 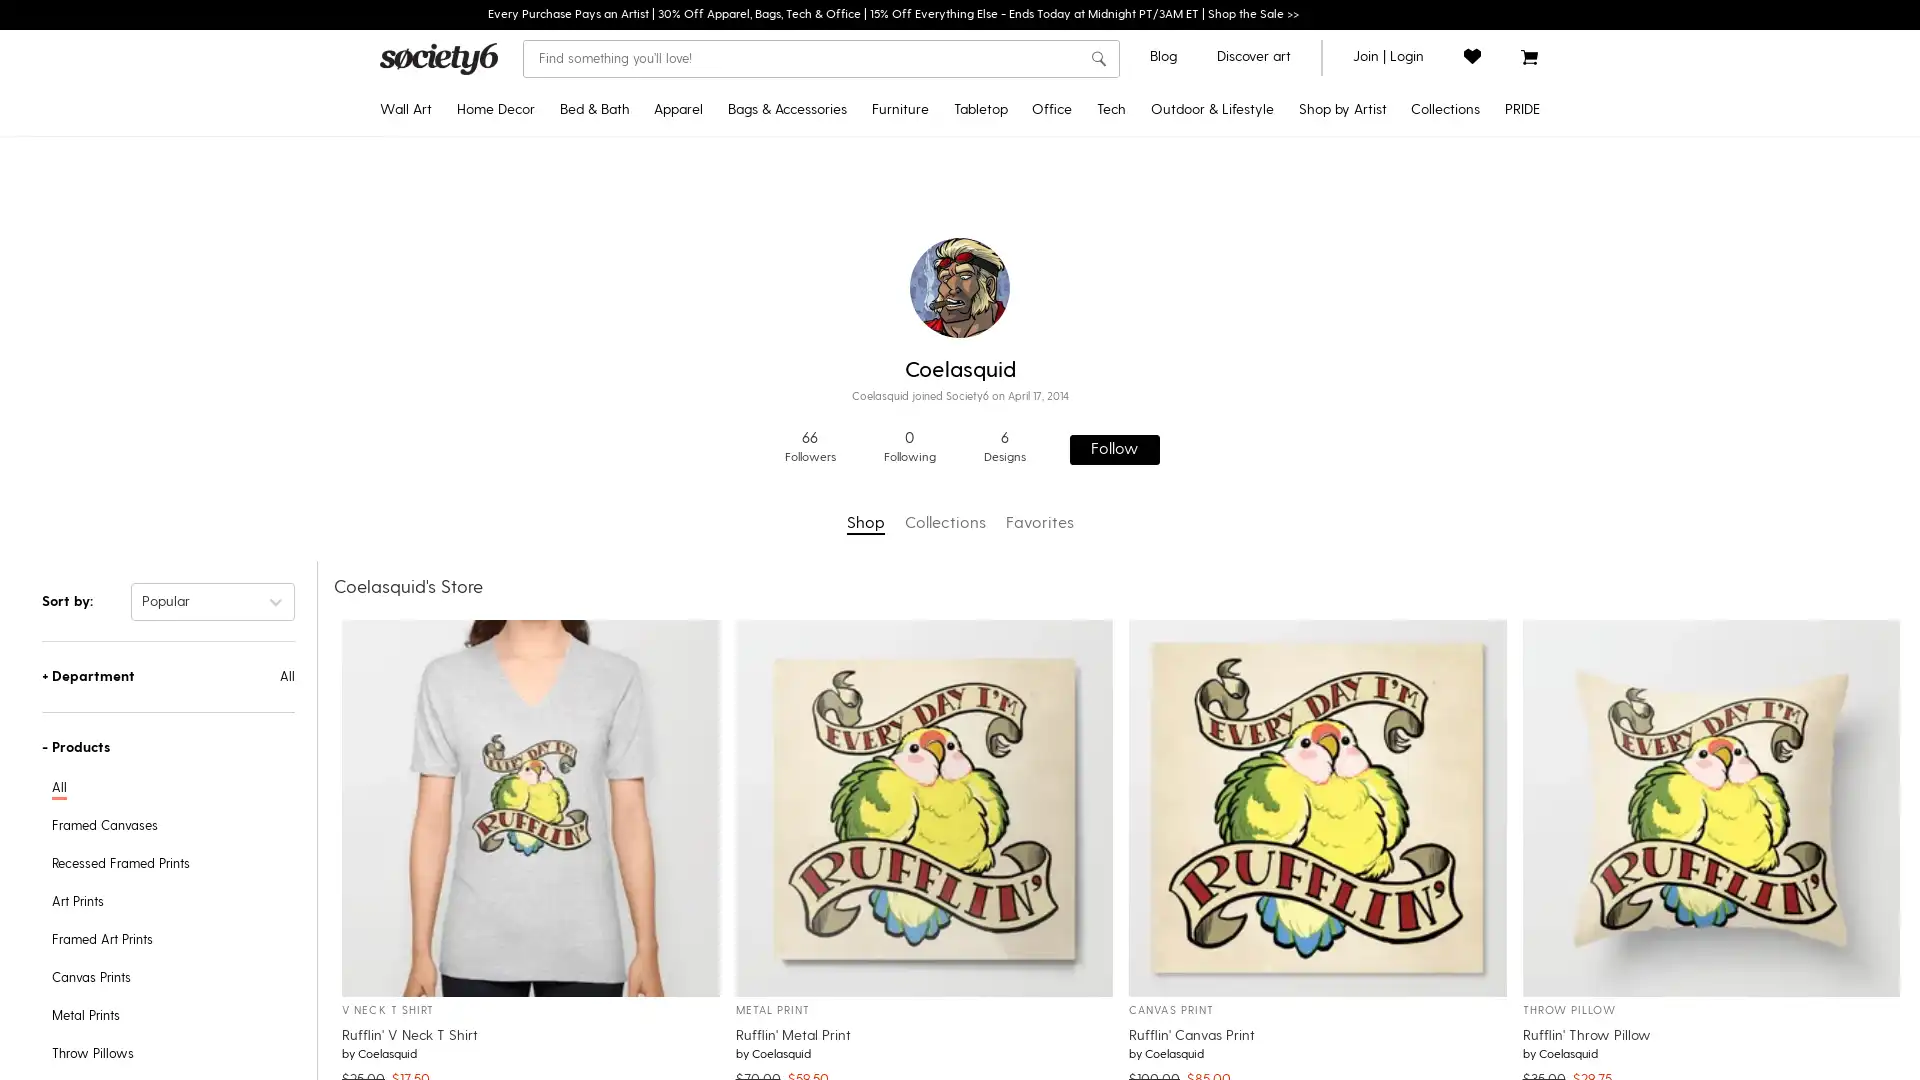 What do you see at coordinates (637, 256) in the screenshot?
I see `Shower Curtains` at bounding box center [637, 256].